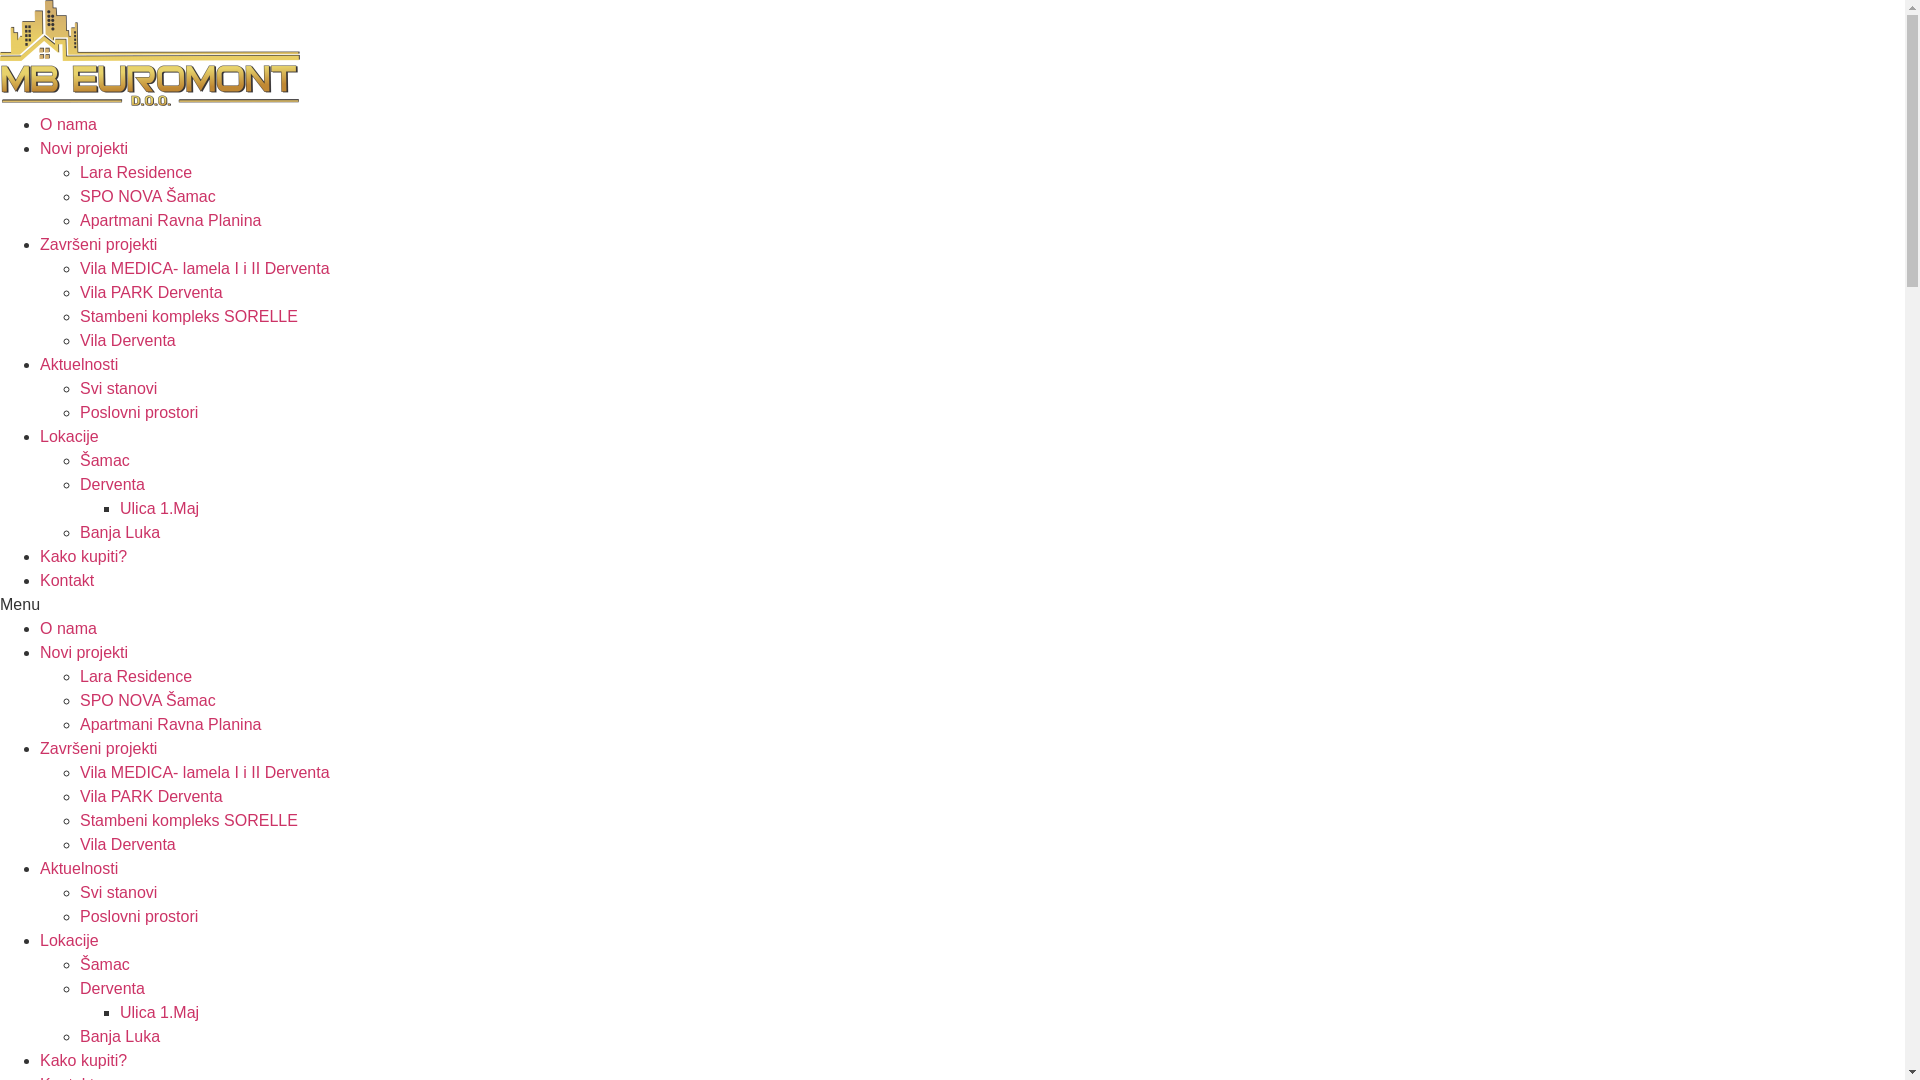 The height and width of the screenshot is (1080, 1920). What do you see at coordinates (188, 315) in the screenshot?
I see `'Stambeni kompleks SORELLE'` at bounding box center [188, 315].